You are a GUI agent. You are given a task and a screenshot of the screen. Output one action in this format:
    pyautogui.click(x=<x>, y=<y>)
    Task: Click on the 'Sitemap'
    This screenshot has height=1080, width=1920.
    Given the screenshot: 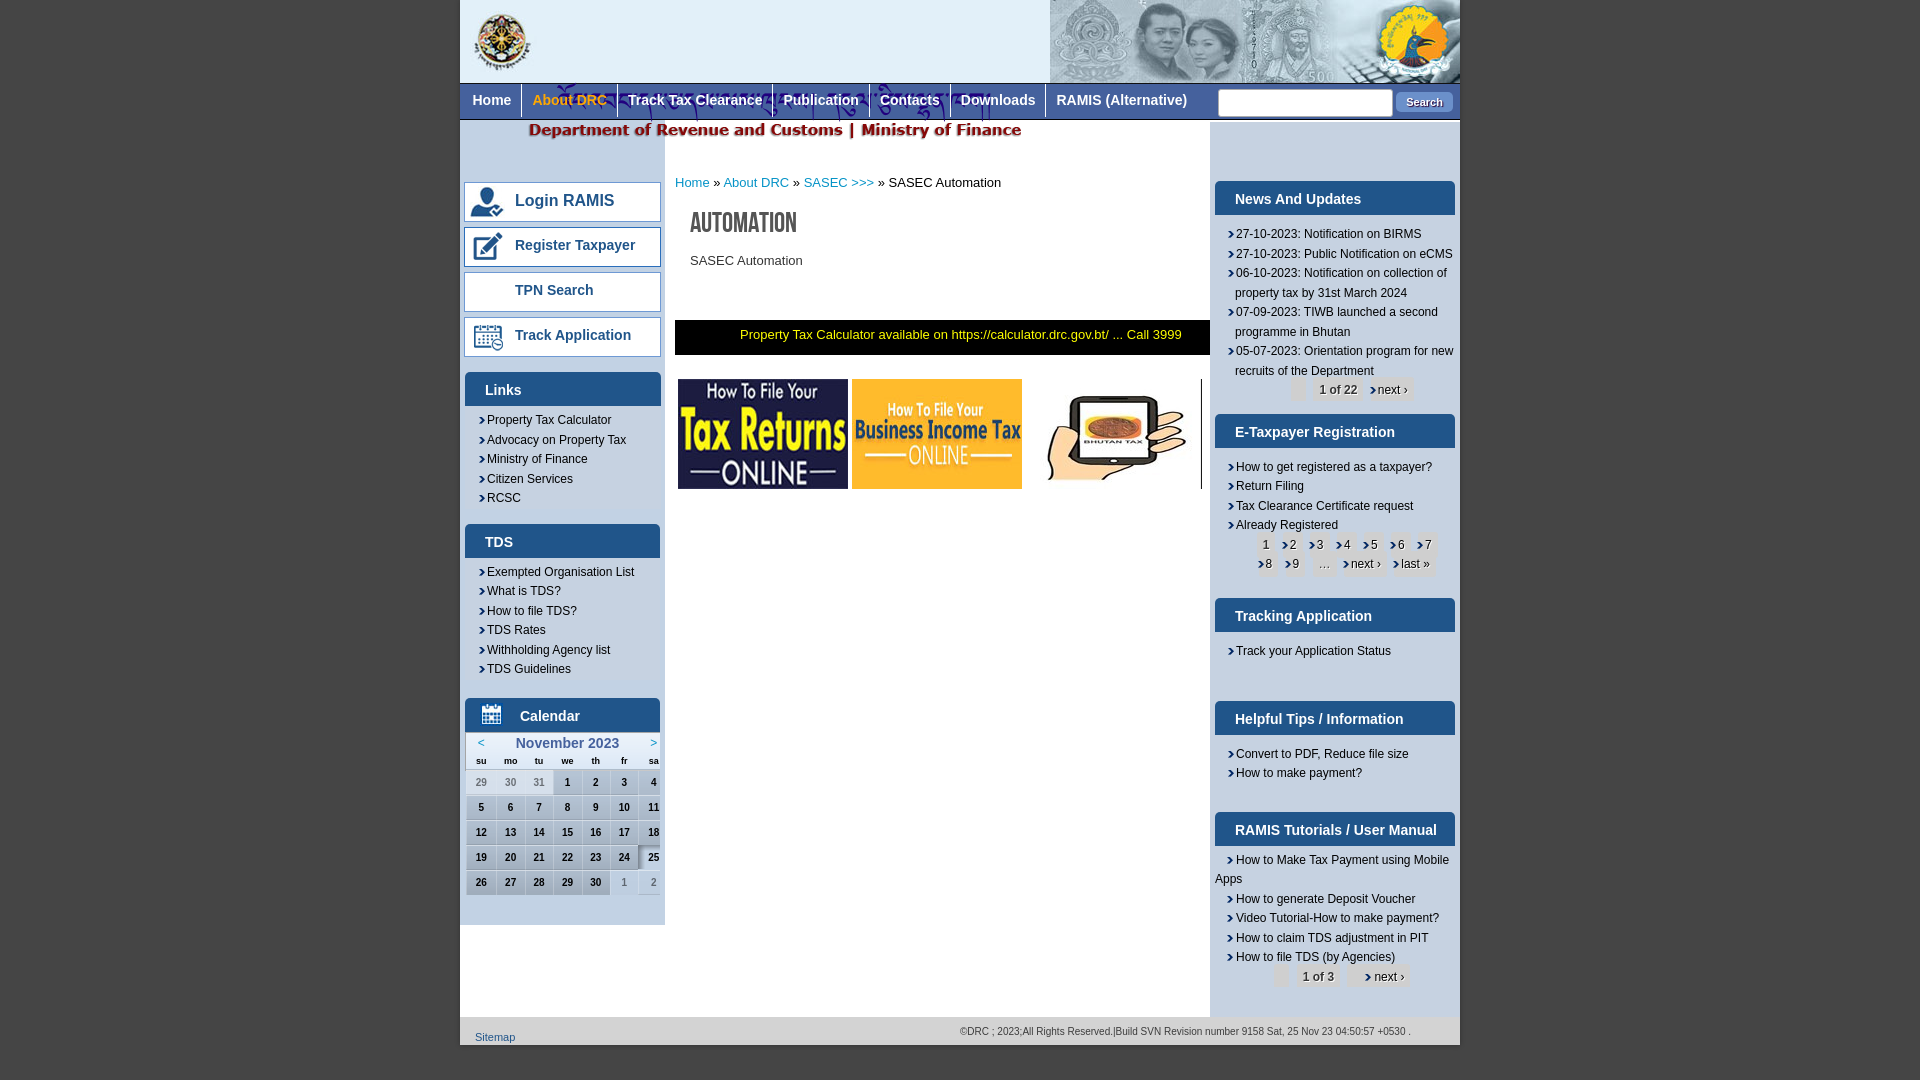 What is the action you would take?
    pyautogui.click(x=494, y=1036)
    